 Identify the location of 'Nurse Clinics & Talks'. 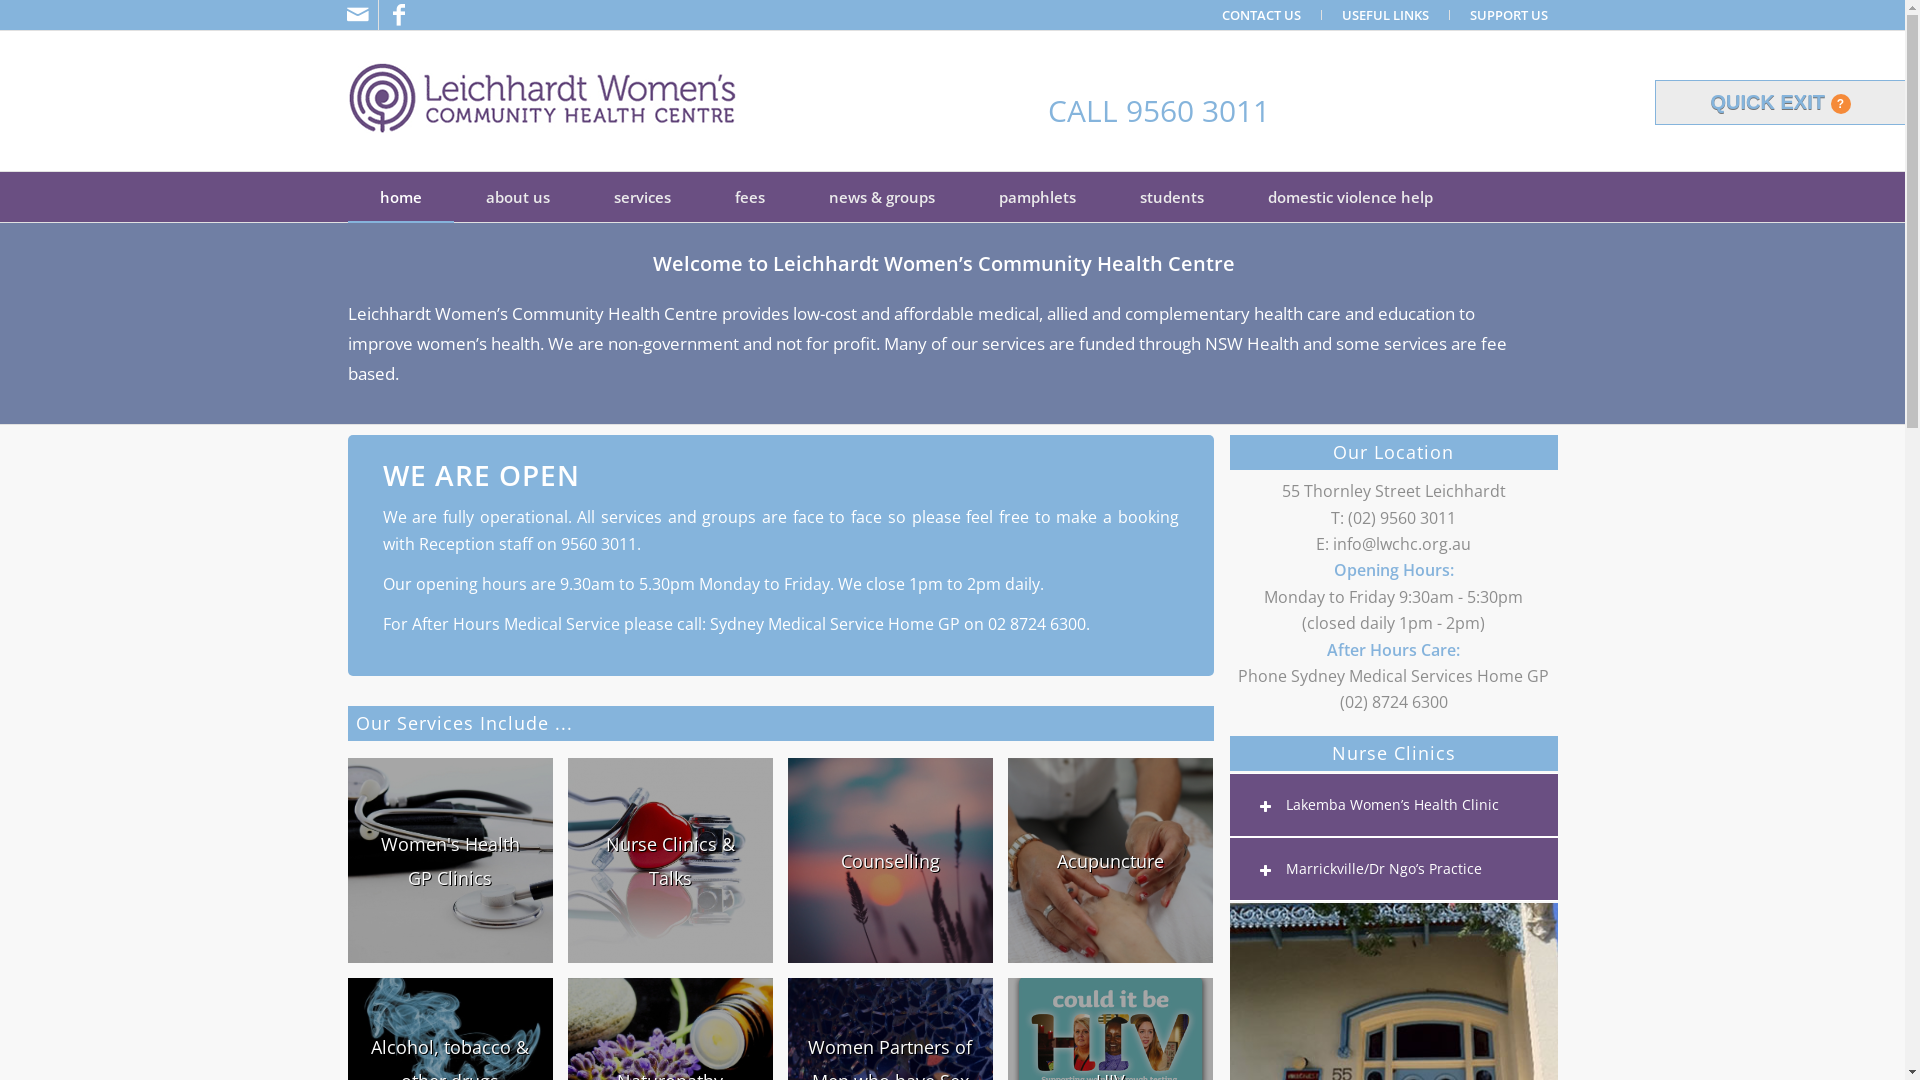
(670, 859).